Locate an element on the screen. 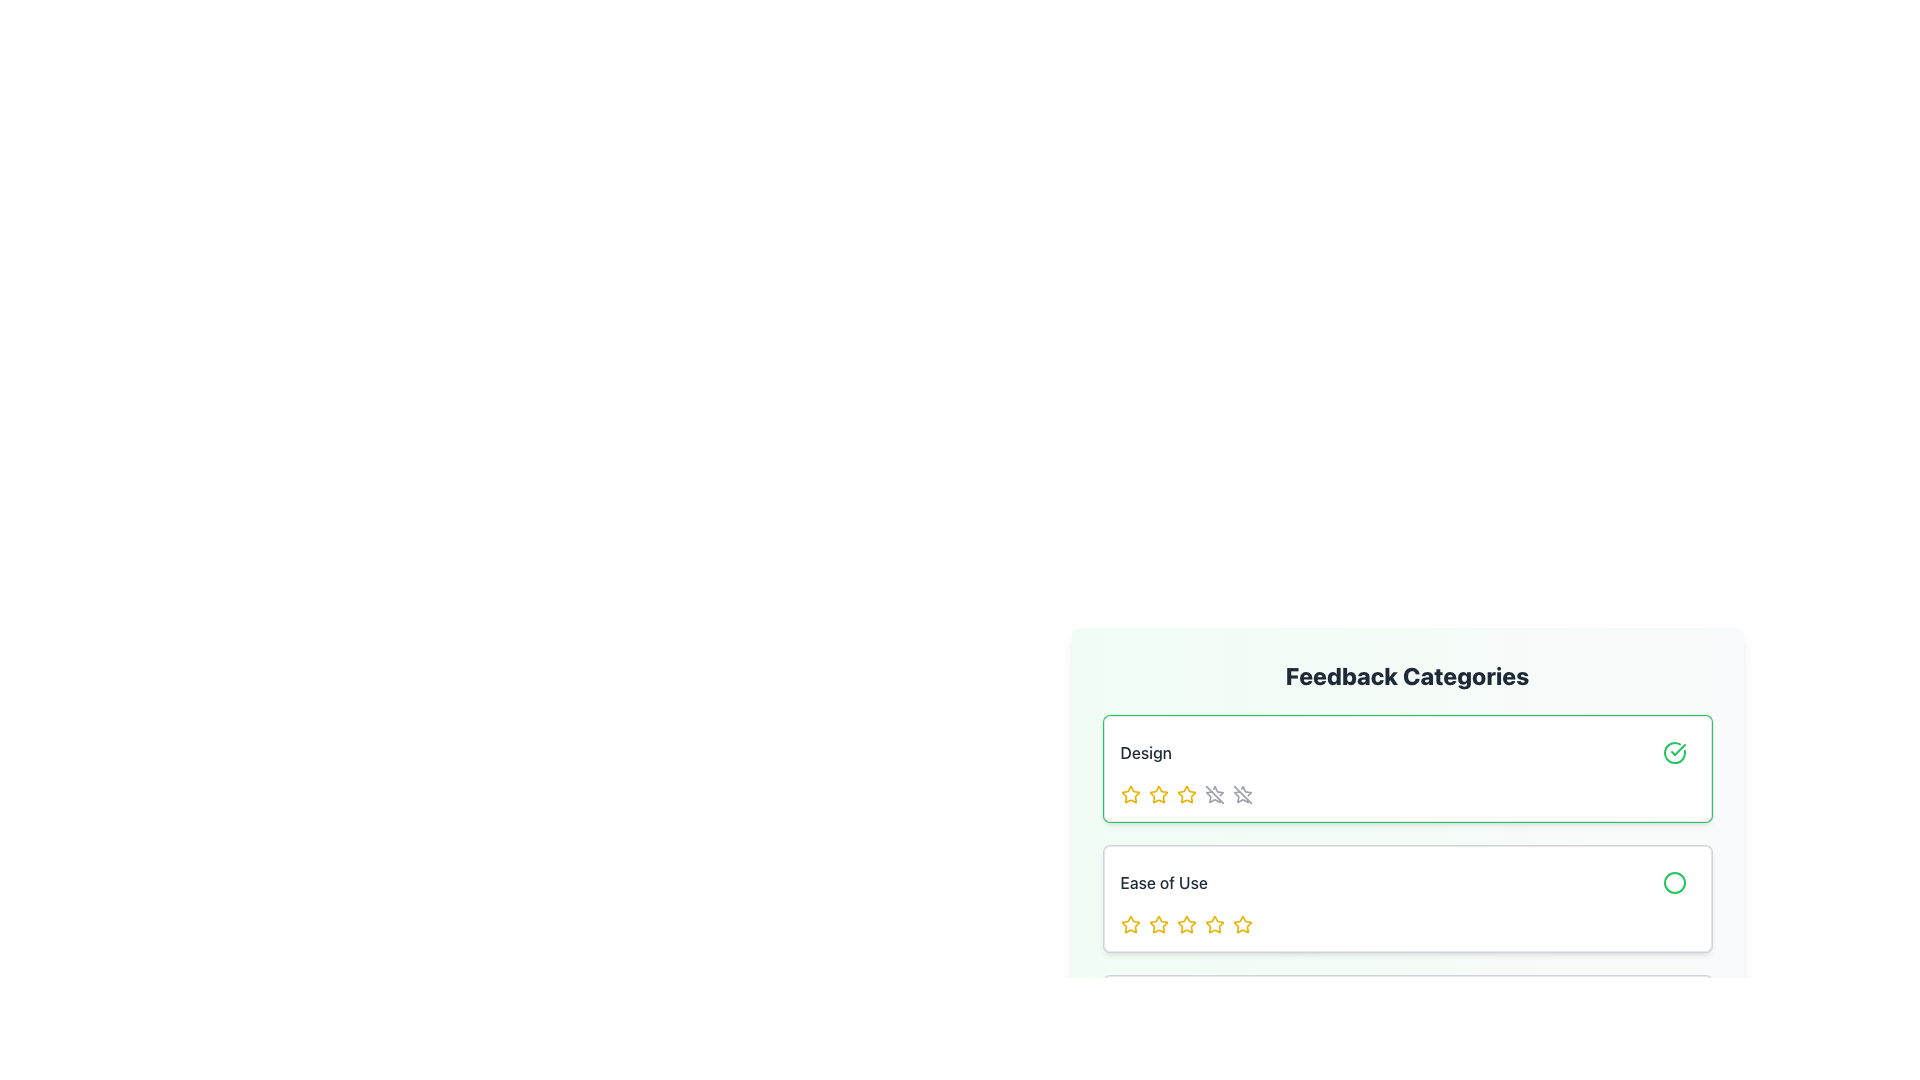  second star icon element in the rating mechanism for its properties is located at coordinates (1245, 790).